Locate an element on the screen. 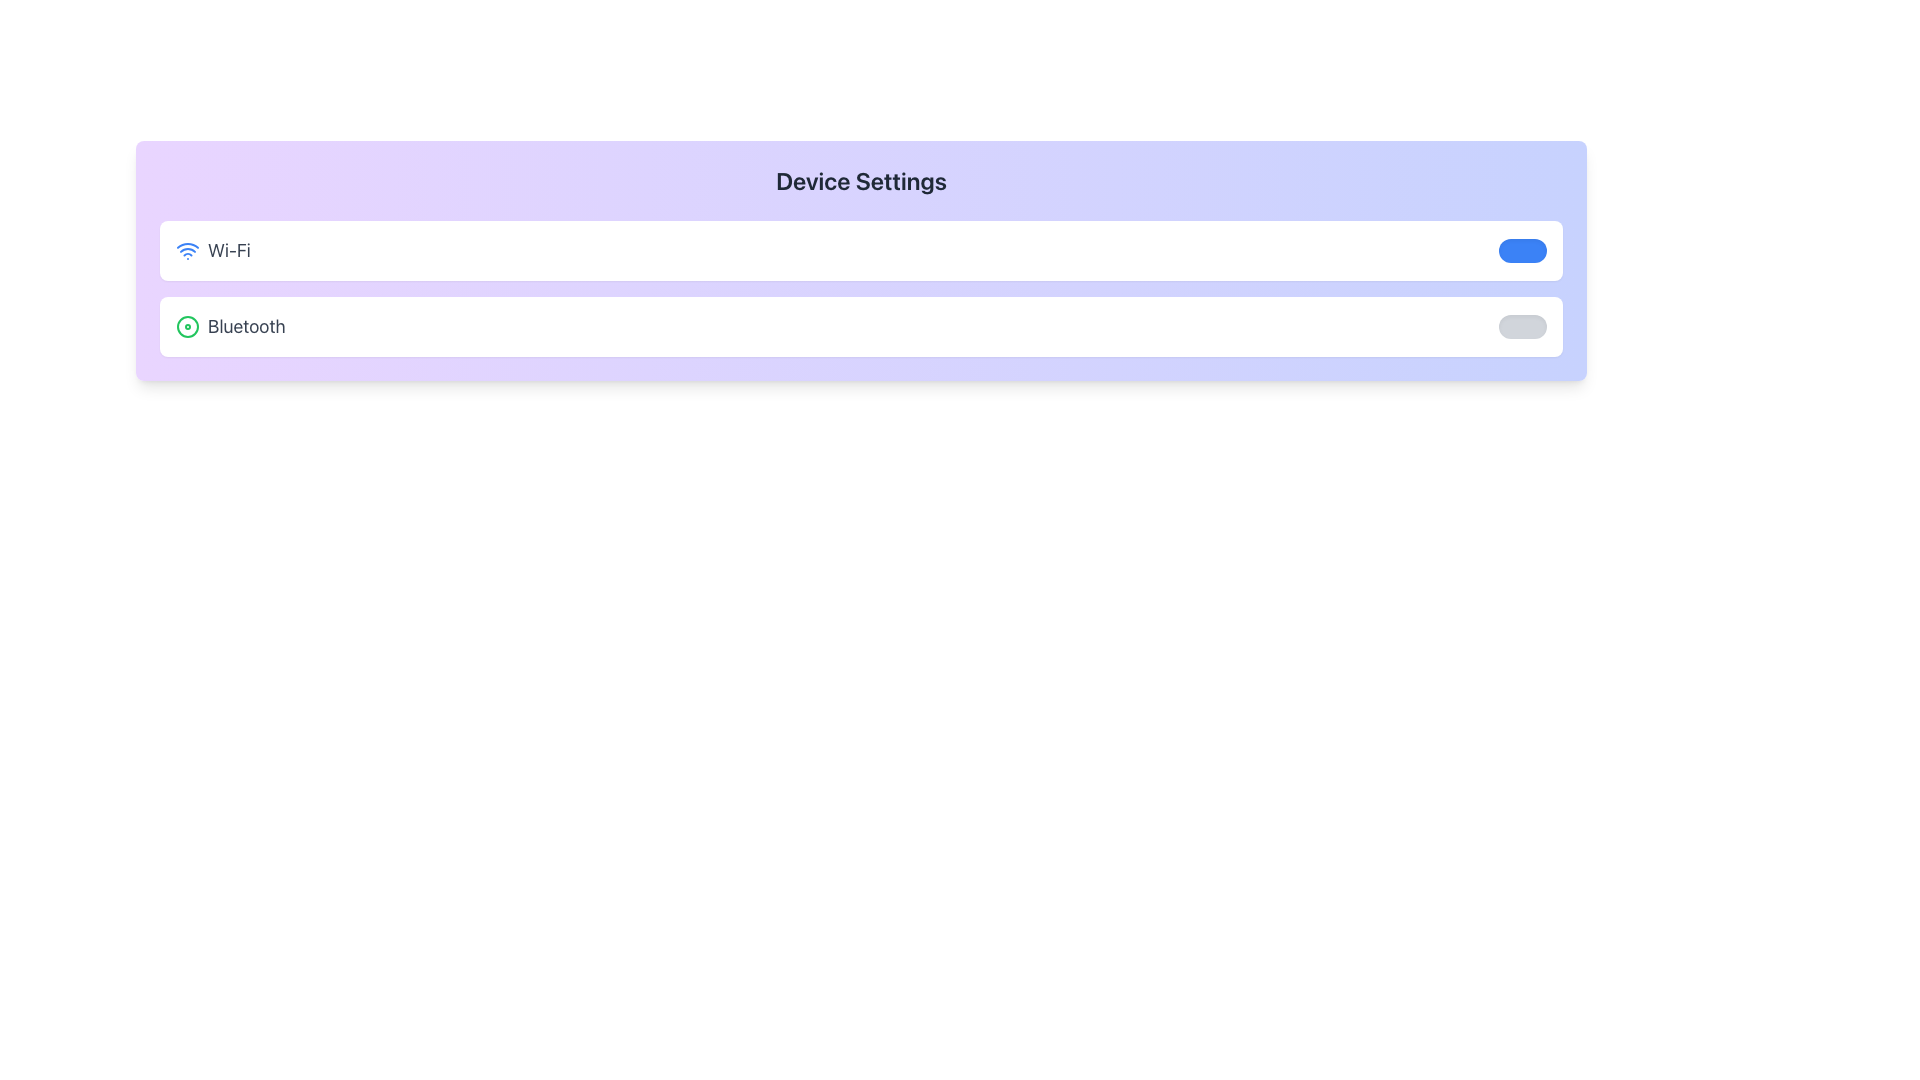 This screenshot has height=1080, width=1920. the 'Wi-Fi' text label, which is styled in gray with a large, bold font and located to the right of the wireless connectivity icon in the upper section of the interface is located at coordinates (229, 249).